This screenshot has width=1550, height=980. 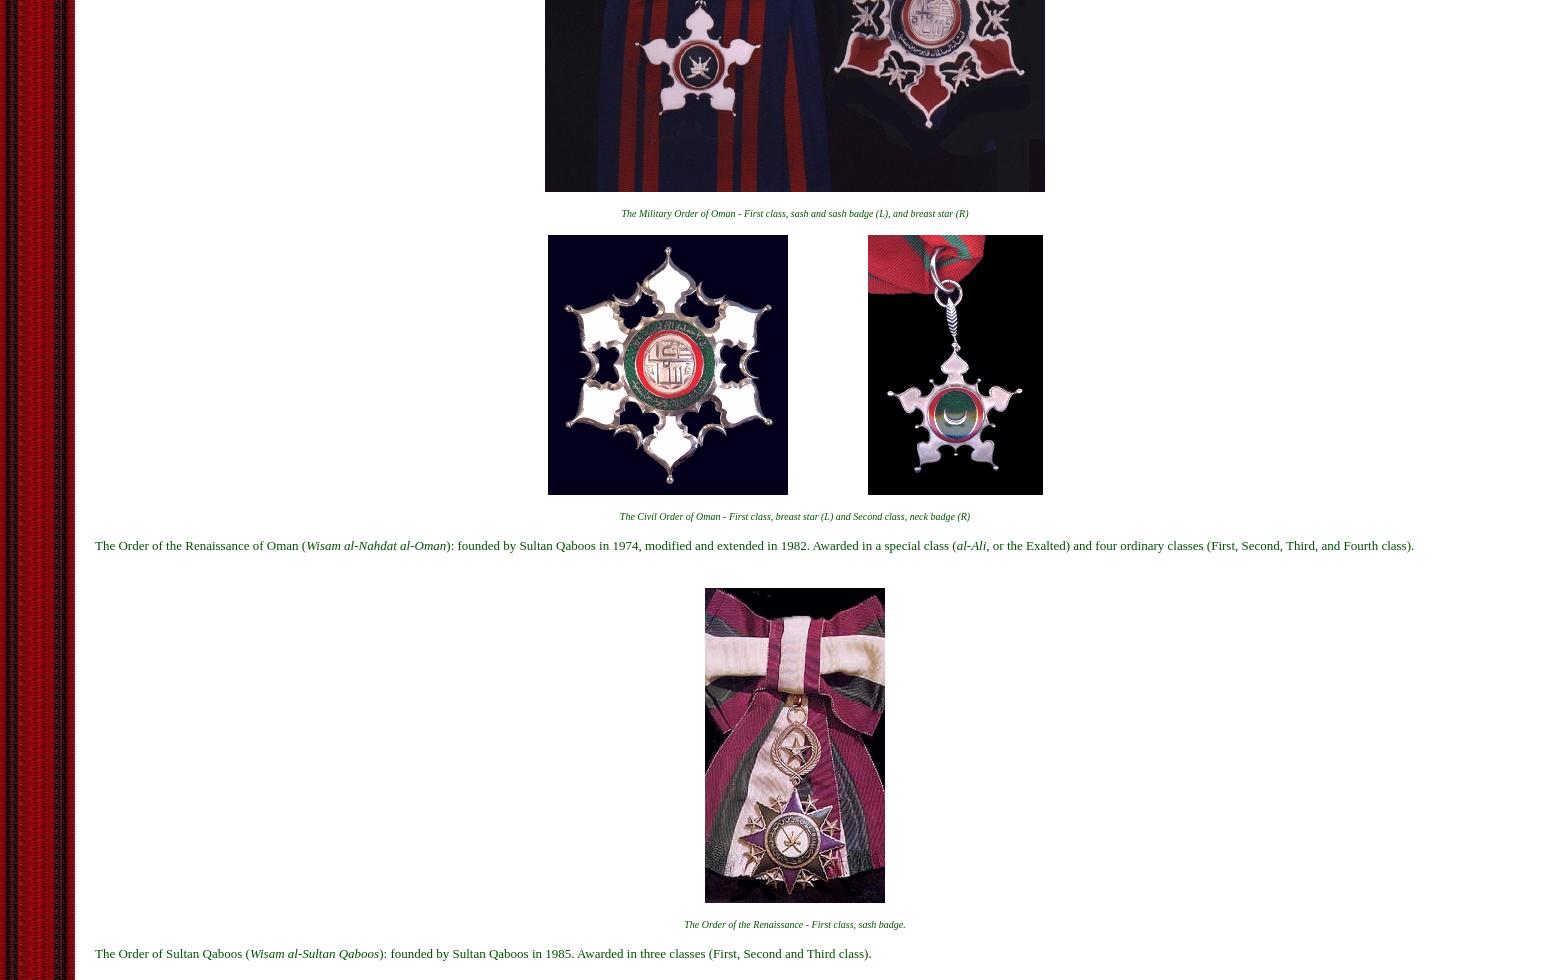 I want to click on '): founded by Sultan Qaboos in 1985. Awarded in three classes (First, Second and Third class).', so click(x=623, y=953).